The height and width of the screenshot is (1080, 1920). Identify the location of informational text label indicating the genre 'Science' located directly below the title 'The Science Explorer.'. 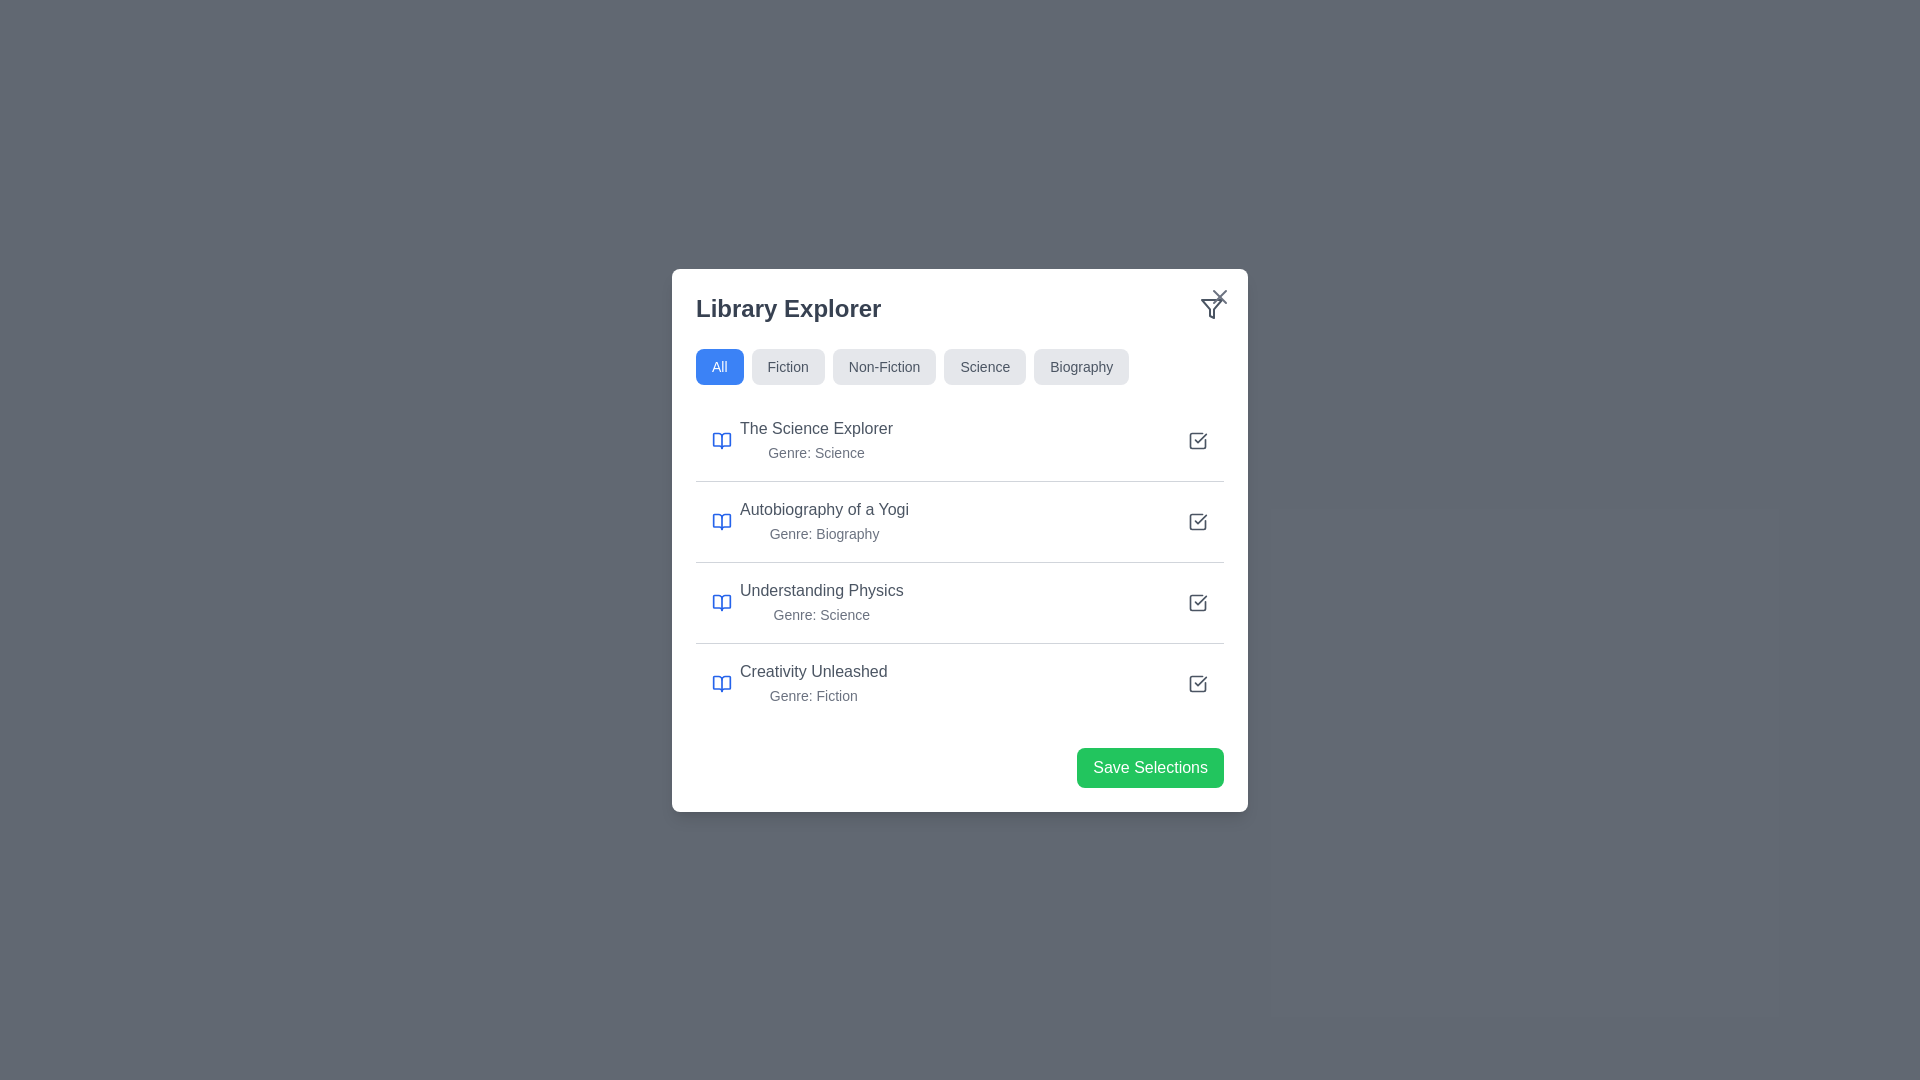
(816, 452).